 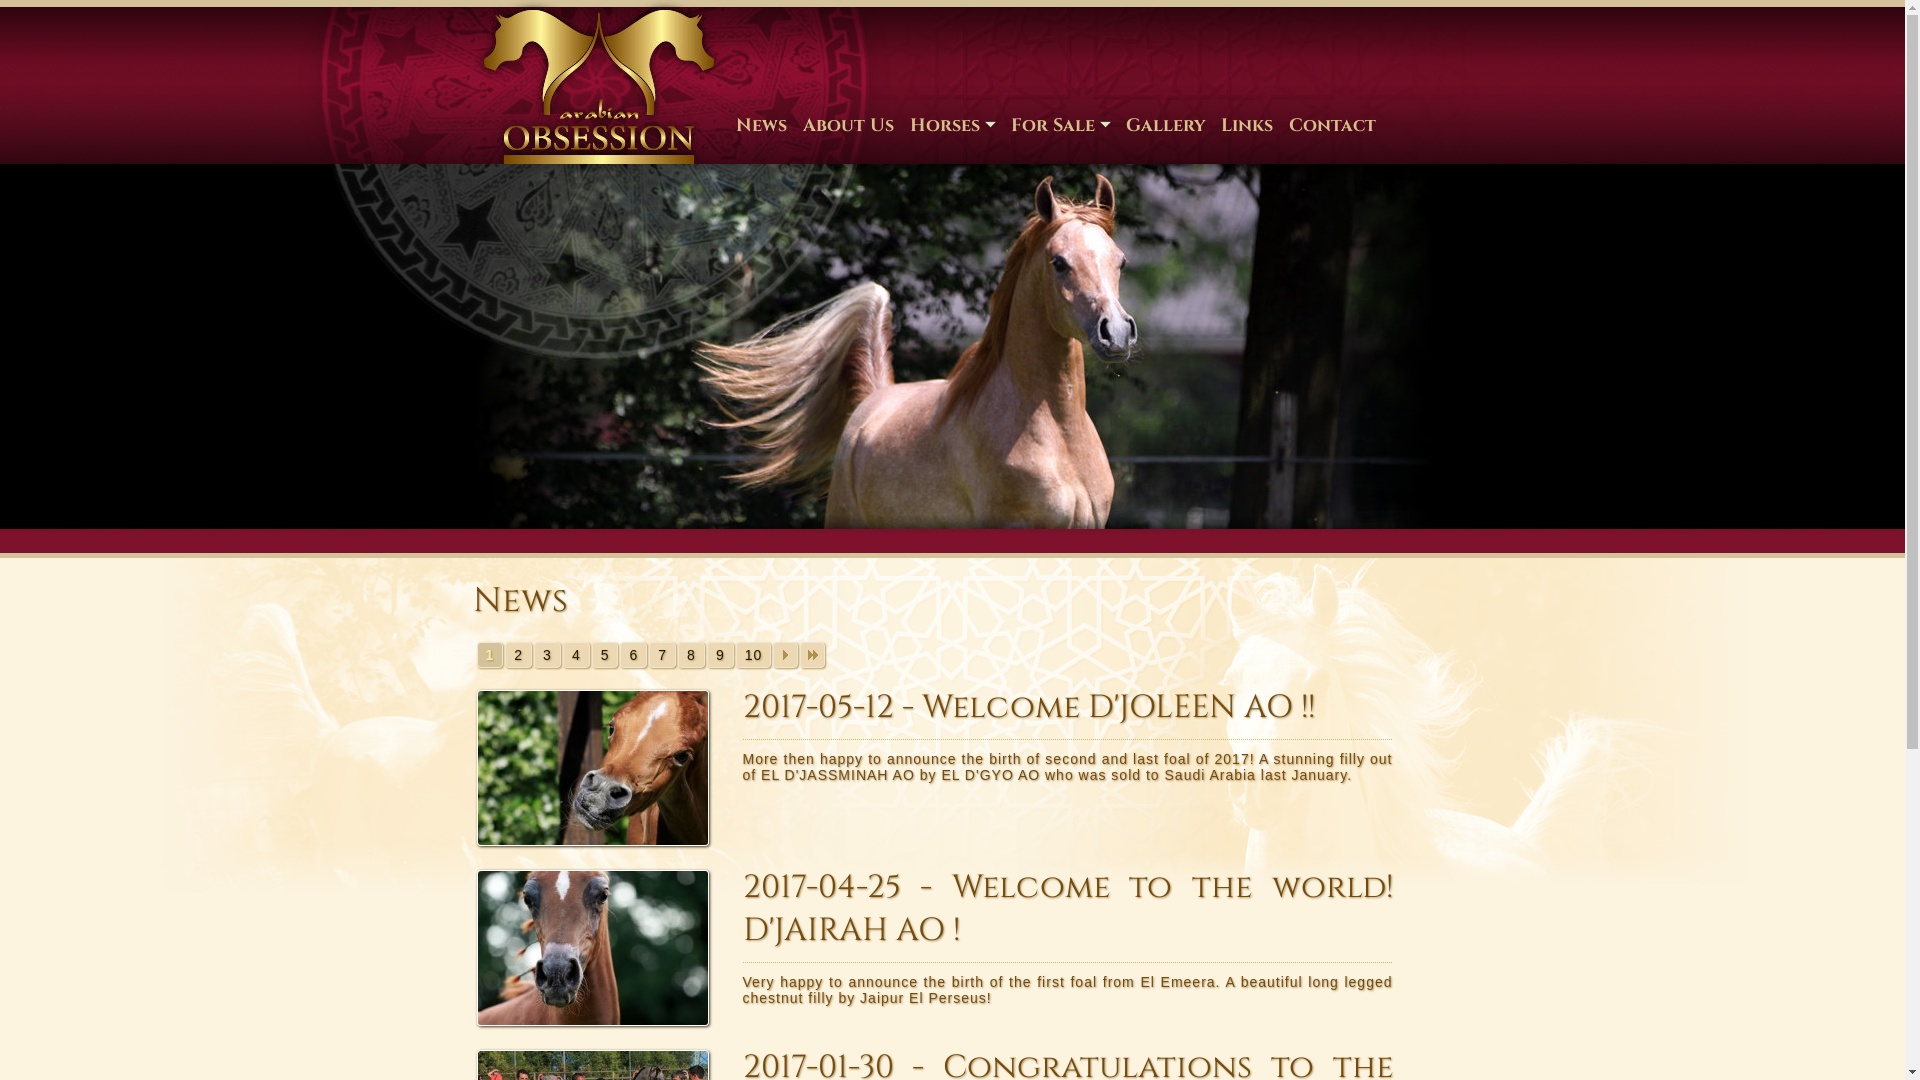 What do you see at coordinates (727, 124) in the screenshot?
I see `'News'` at bounding box center [727, 124].